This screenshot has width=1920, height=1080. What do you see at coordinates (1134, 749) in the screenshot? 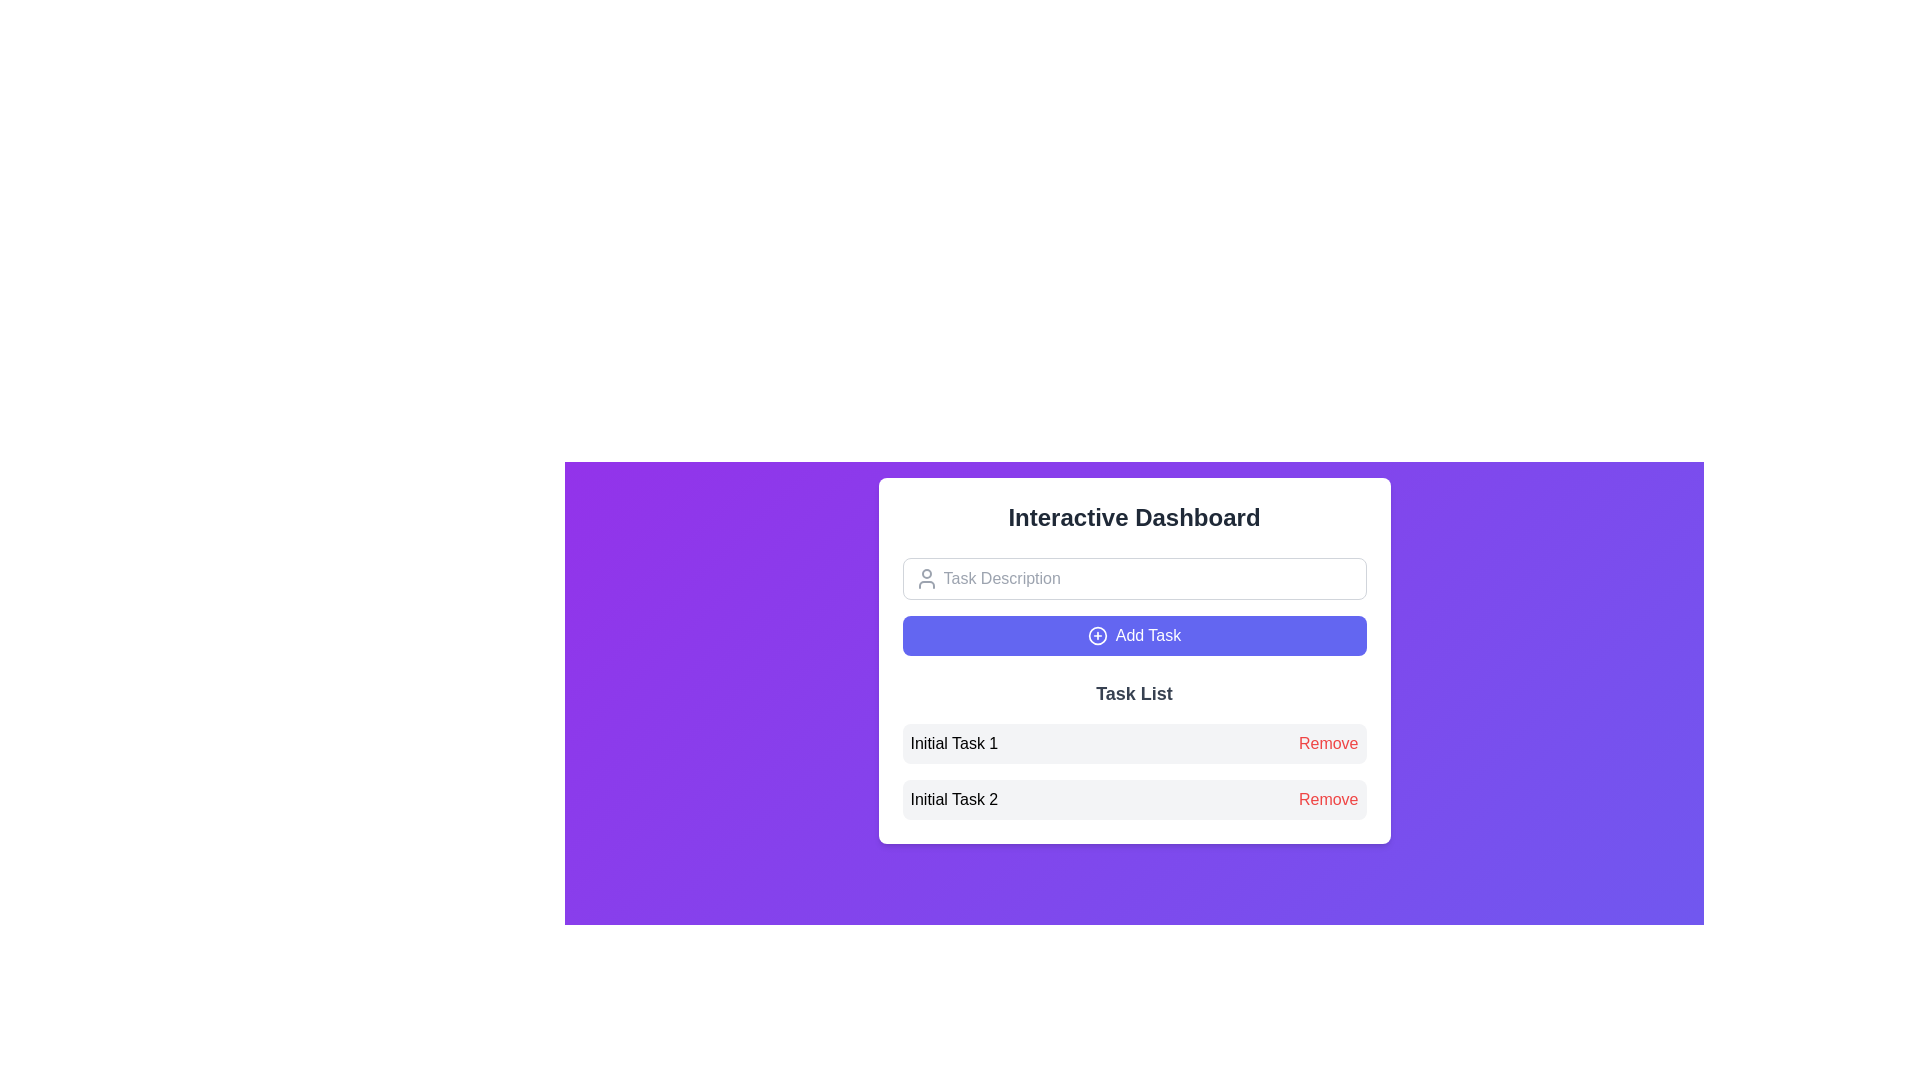
I see `the task rows in the task list section, which is displayed below the 'Interactive Dashboard' title and 'Add Task' button` at bounding box center [1134, 749].